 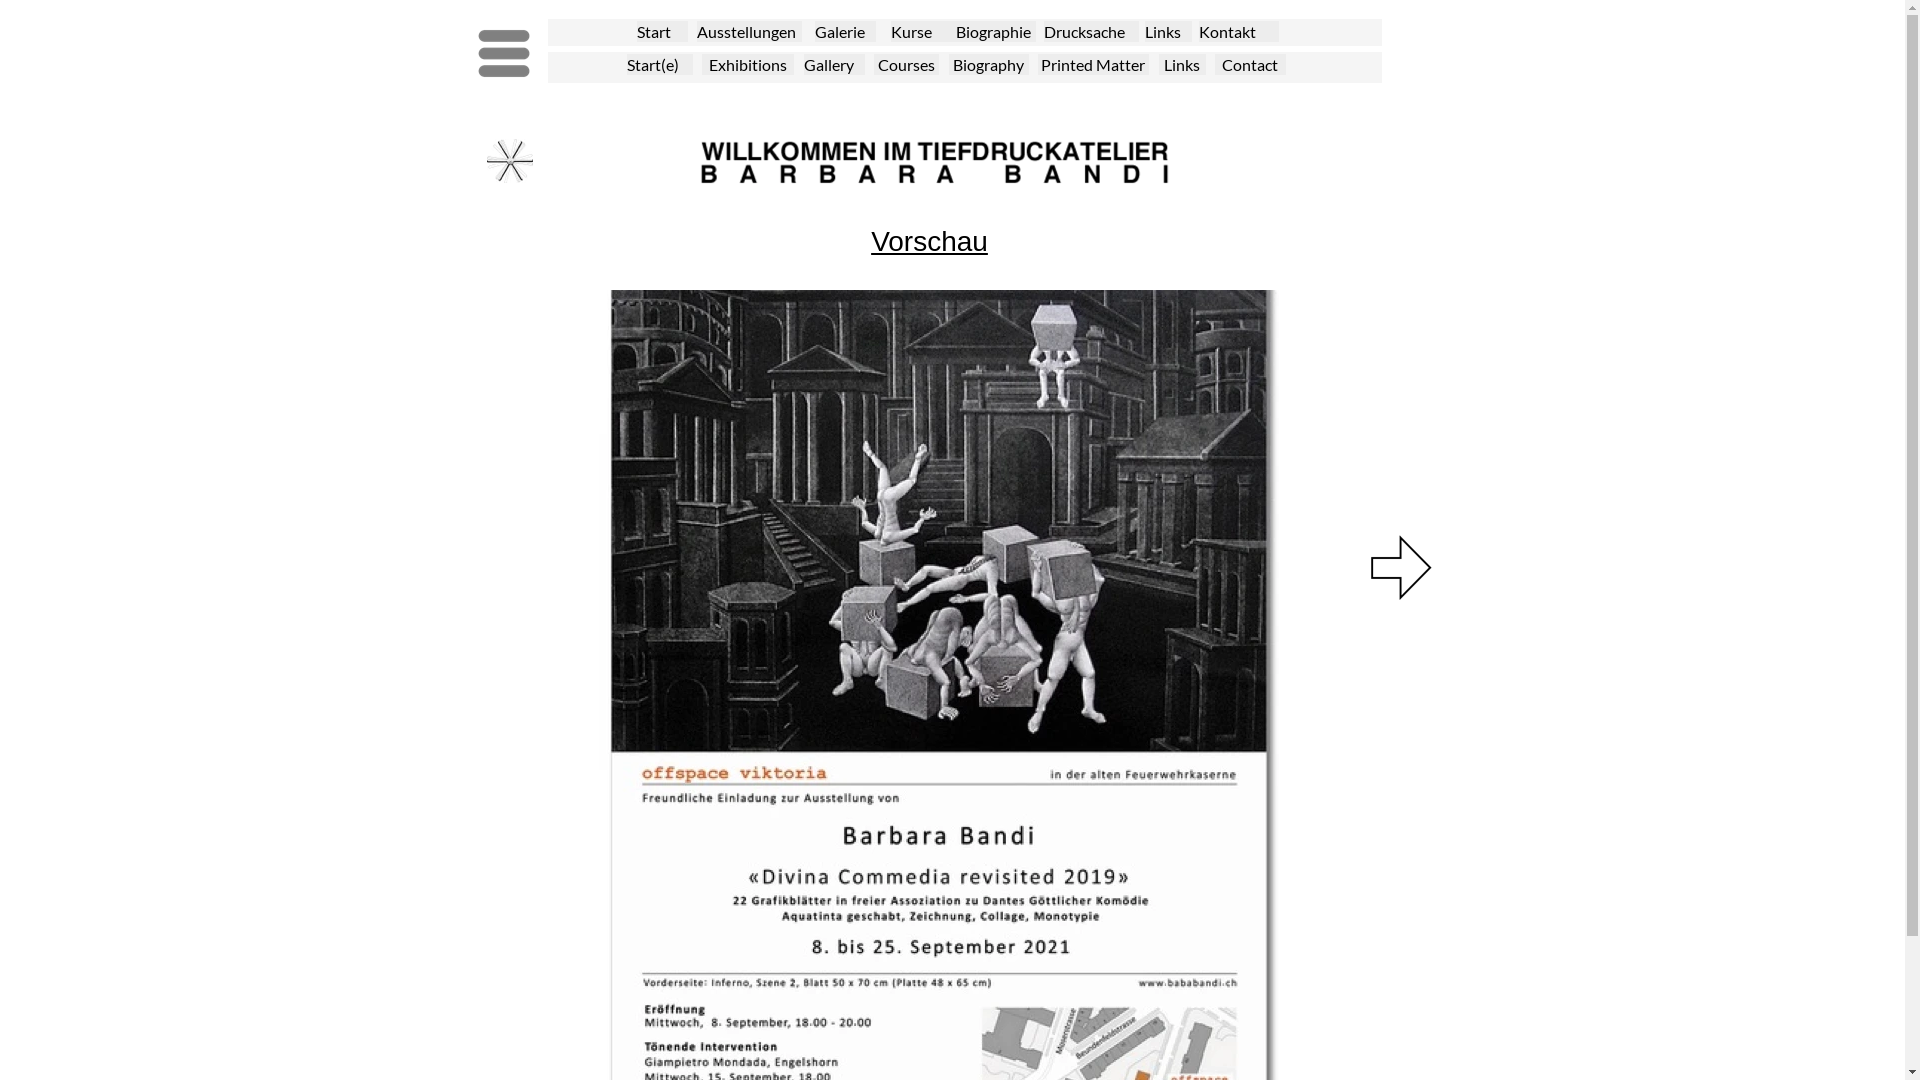 What do you see at coordinates (988, 65) in the screenshot?
I see `'Biography'` at bounding box center [988, 65].